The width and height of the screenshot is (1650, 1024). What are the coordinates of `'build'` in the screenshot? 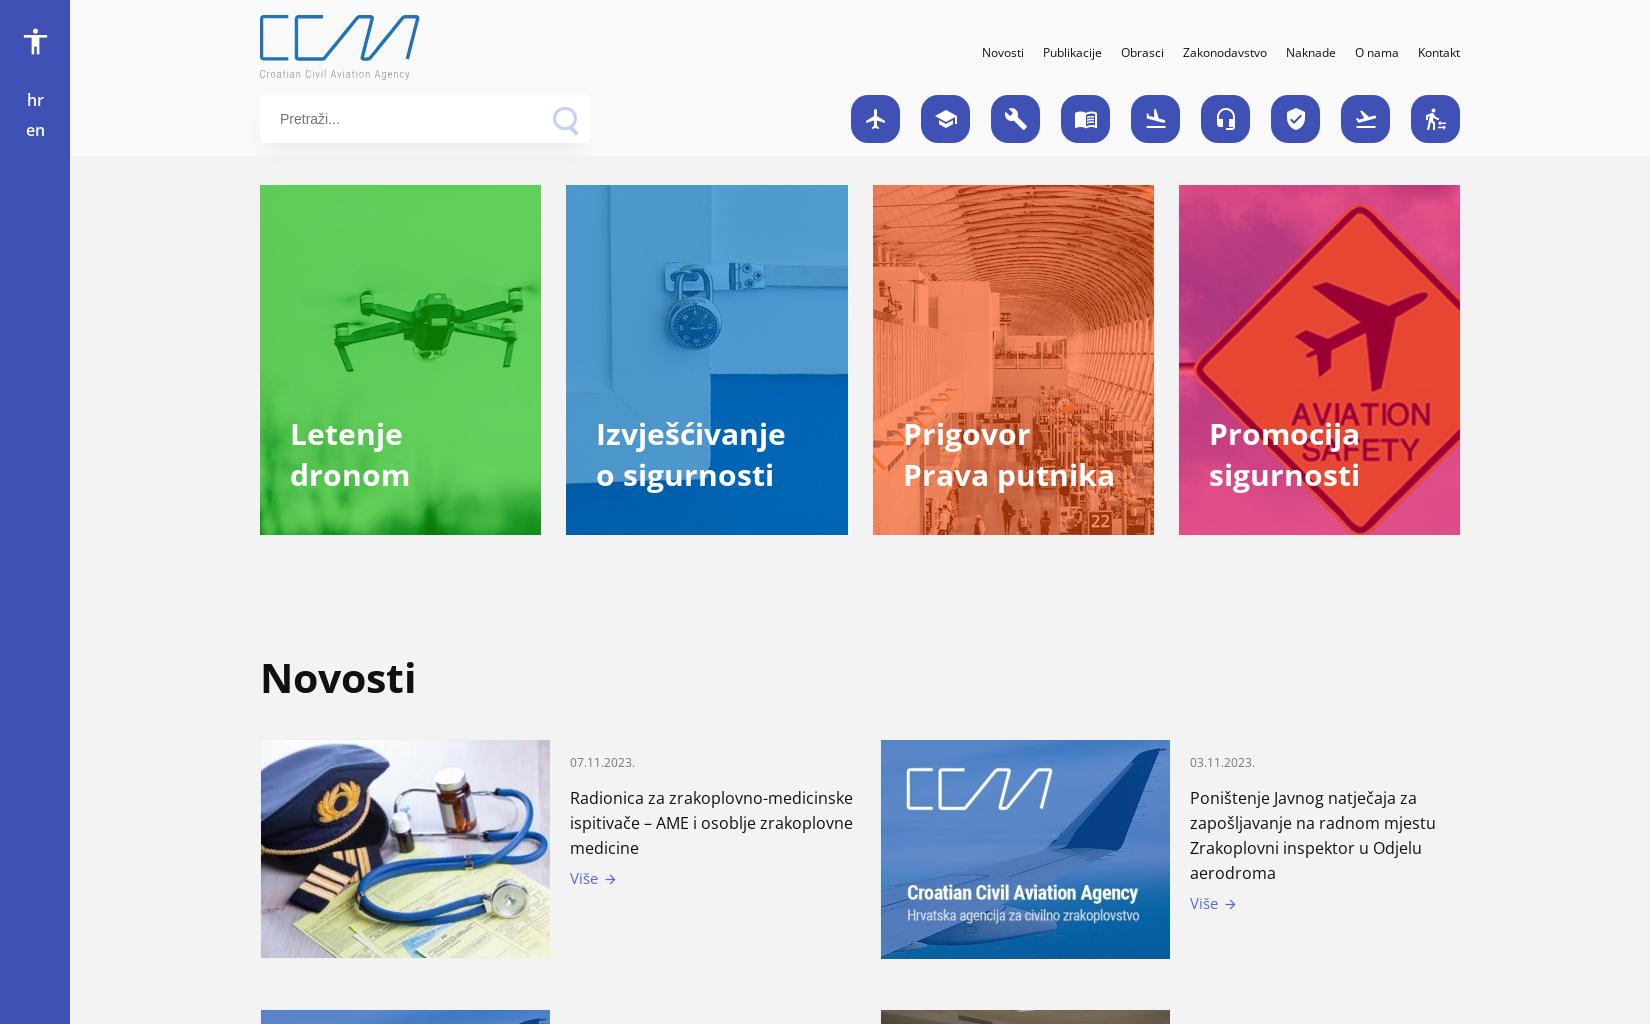 It's located at (1015, 117).